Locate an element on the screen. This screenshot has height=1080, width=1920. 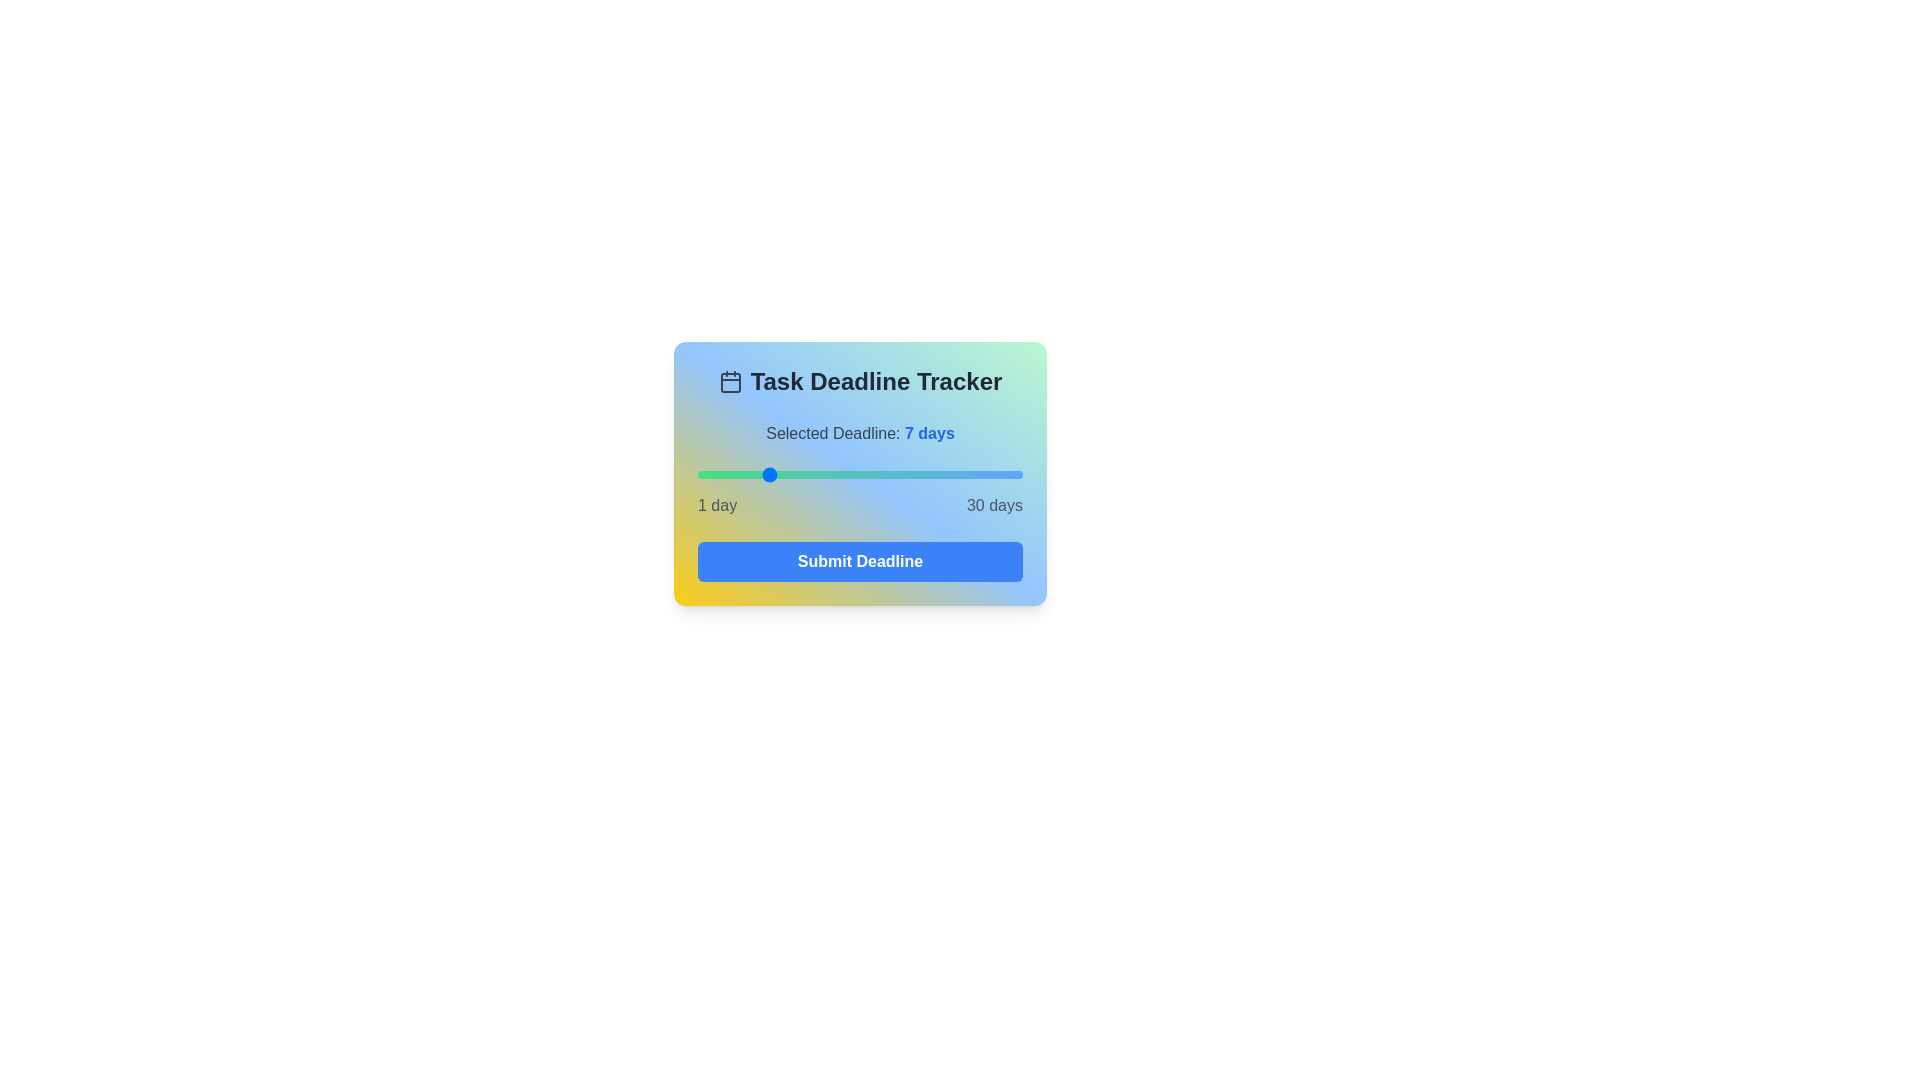
the deadline to 7 days using the slider is located at coordinates (764, 474).